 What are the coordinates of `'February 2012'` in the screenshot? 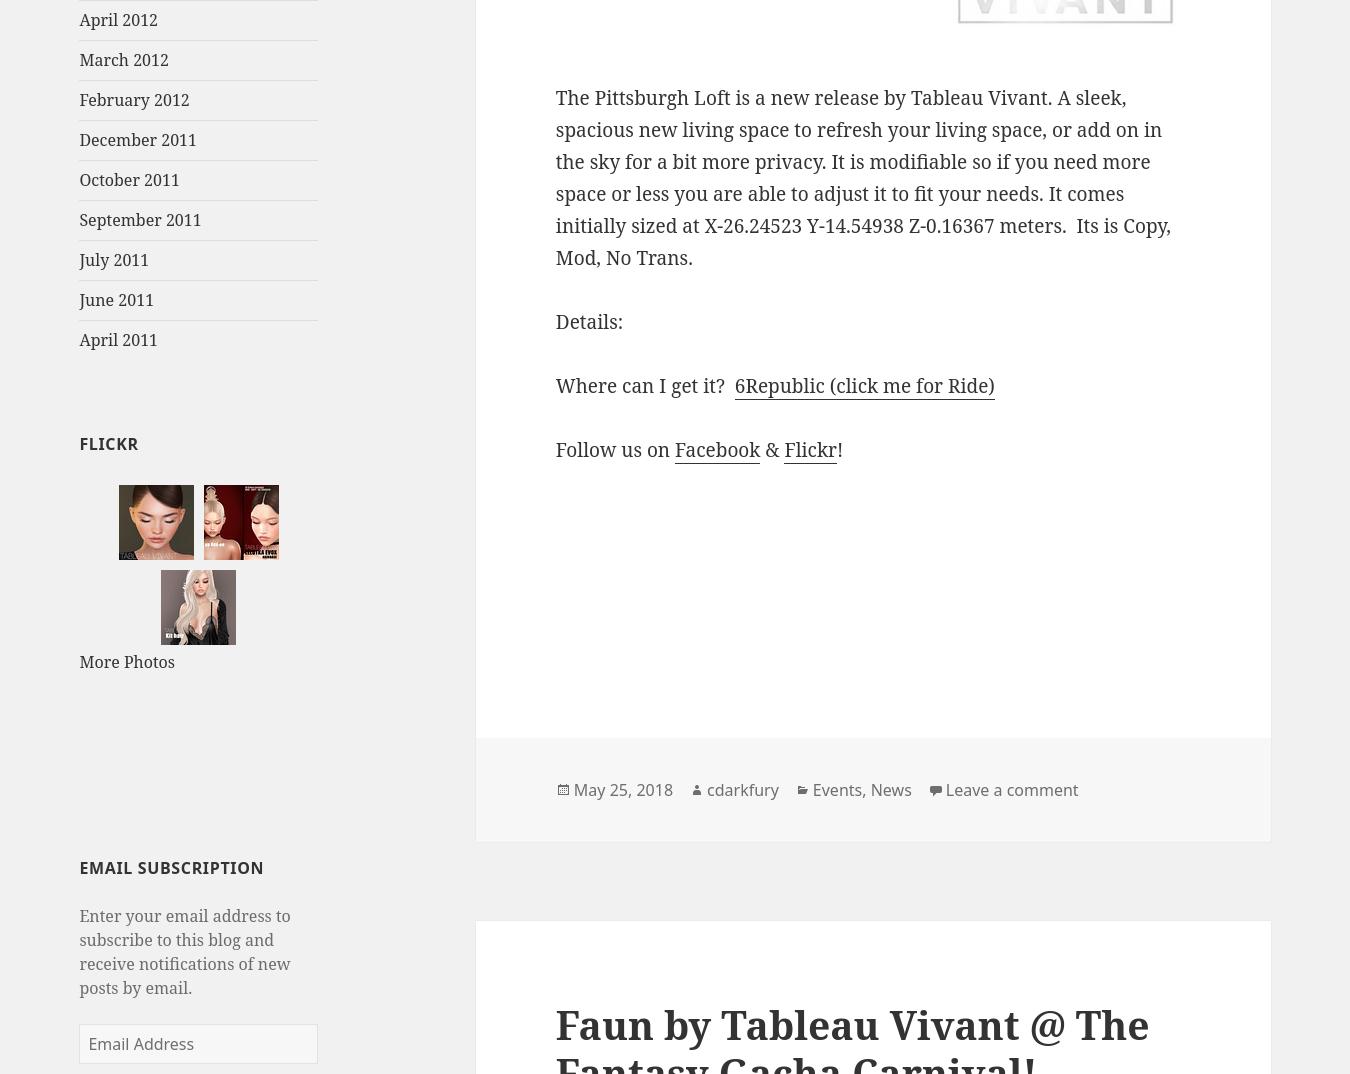 It's located at (134, 99).